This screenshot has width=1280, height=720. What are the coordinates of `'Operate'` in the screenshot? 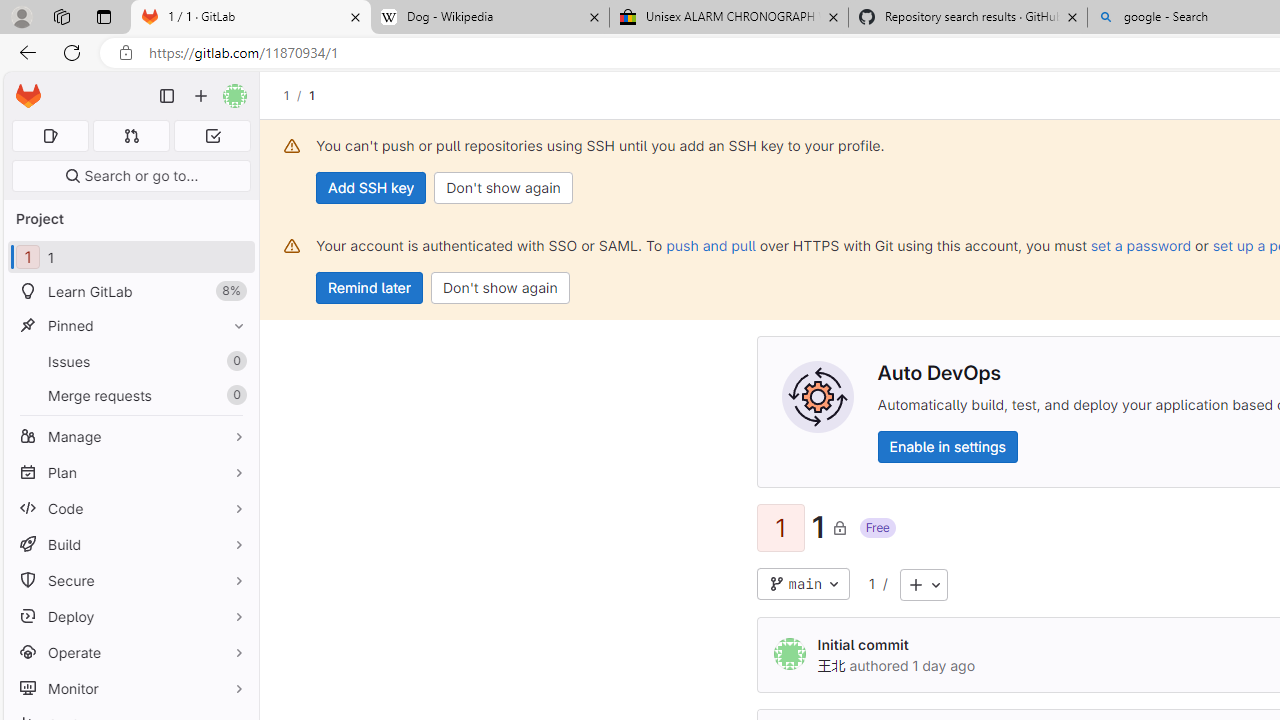 It's located at (130, 652).